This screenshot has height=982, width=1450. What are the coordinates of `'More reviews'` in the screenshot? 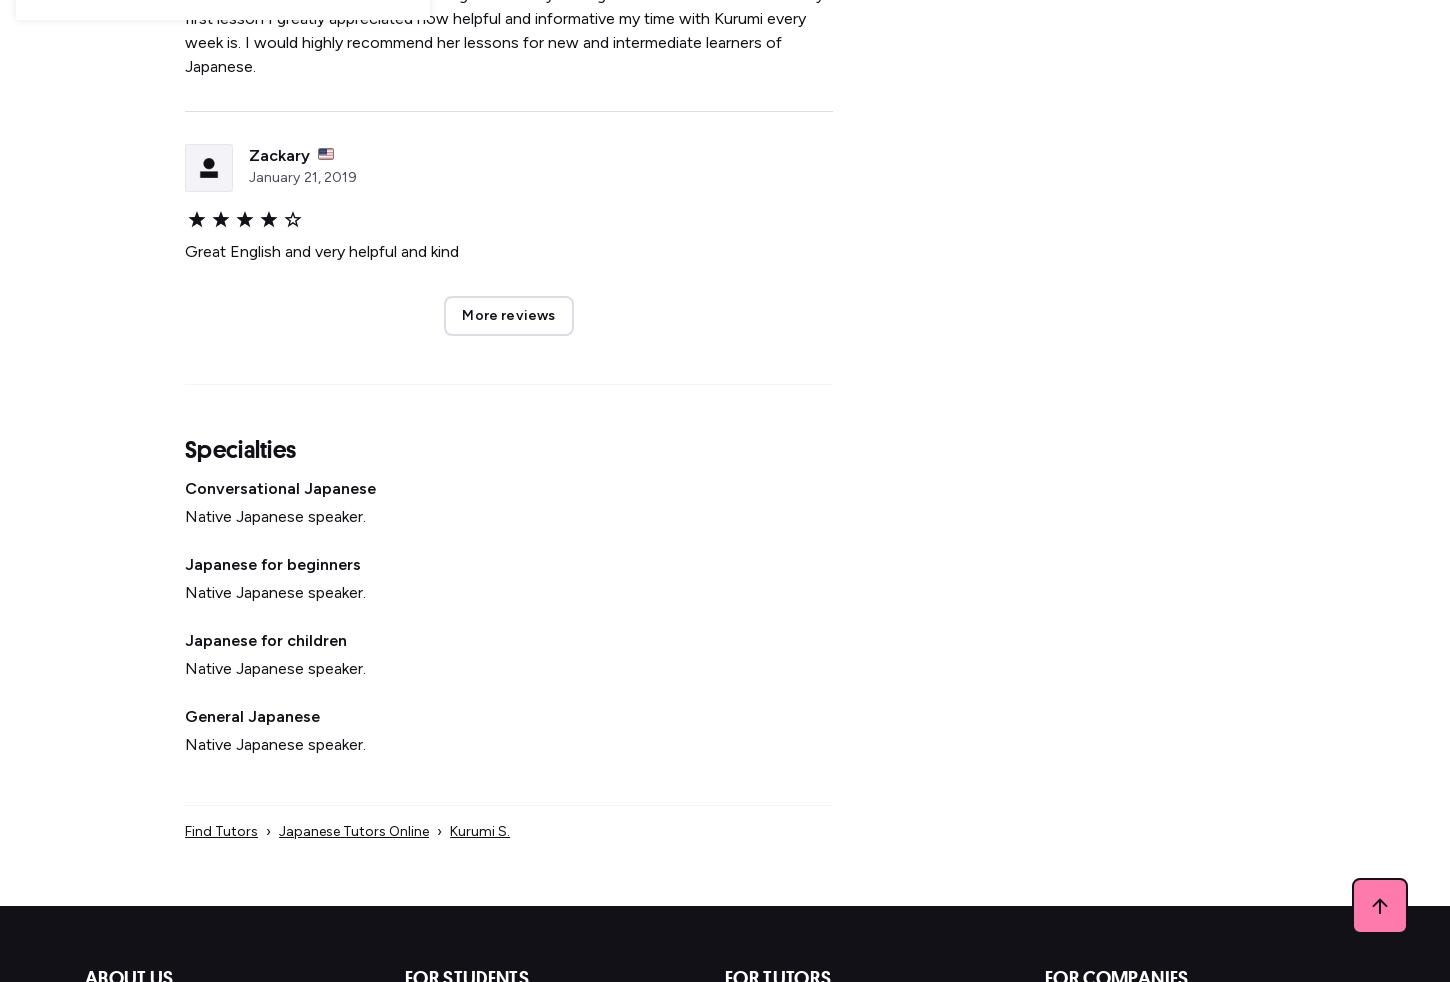 It's located at (508, 315).